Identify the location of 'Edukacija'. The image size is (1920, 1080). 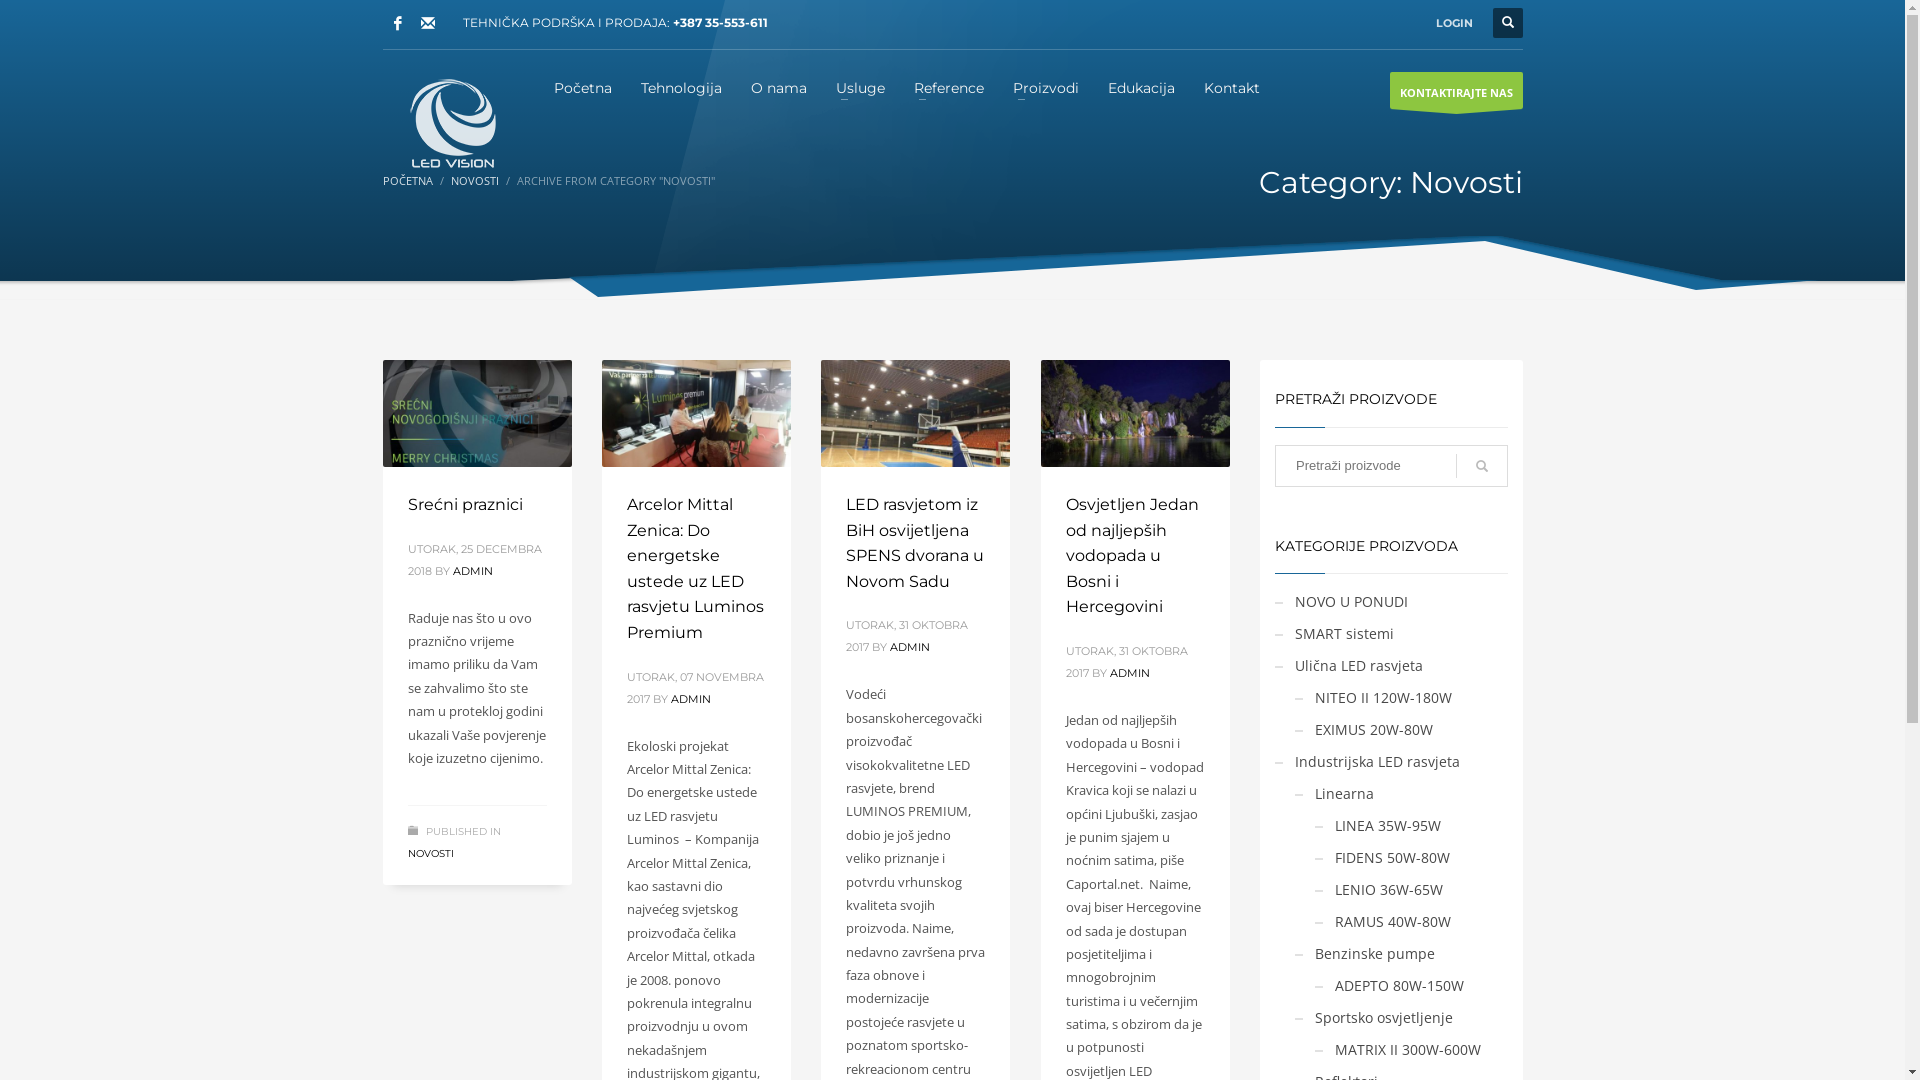
(1141, 86).